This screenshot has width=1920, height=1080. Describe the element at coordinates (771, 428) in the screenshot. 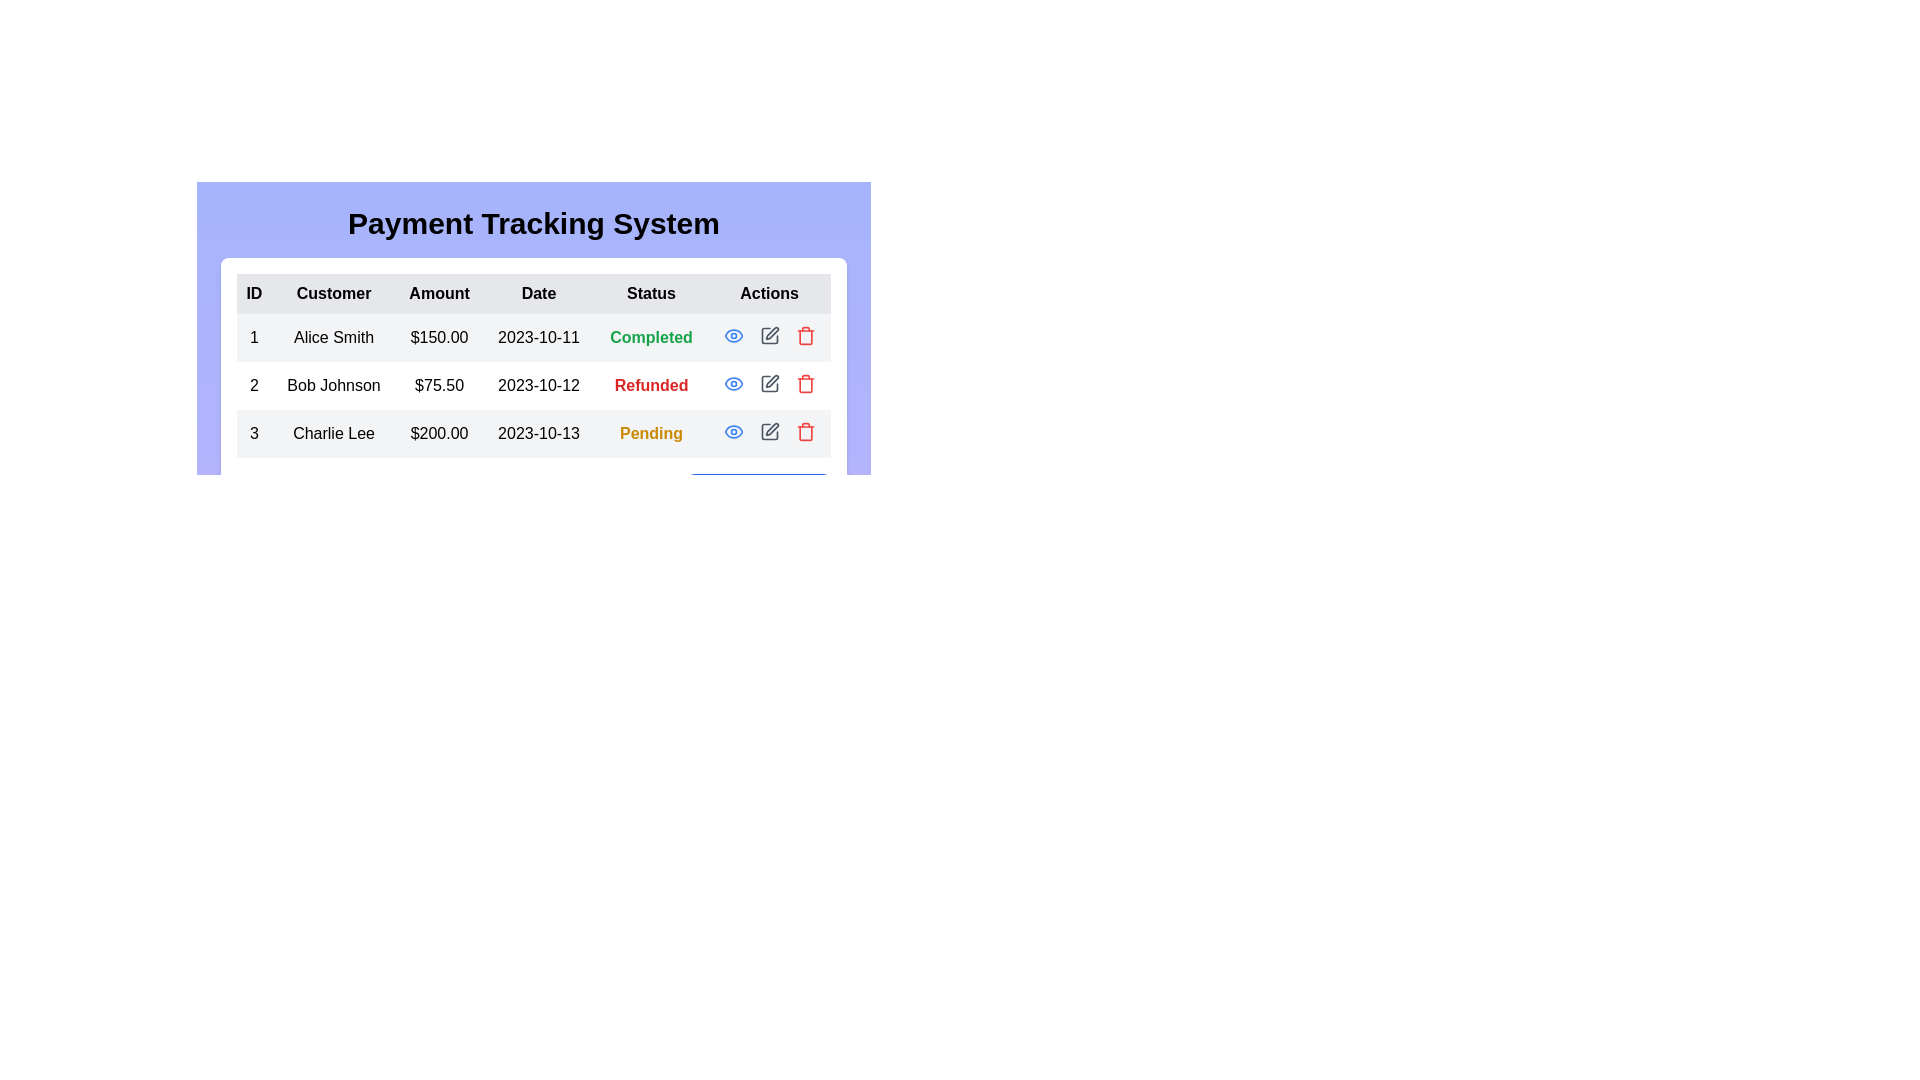

I see `the SVG icon in the 'Actions' column of the third row for customer 'Charlie Lee'` at that location.